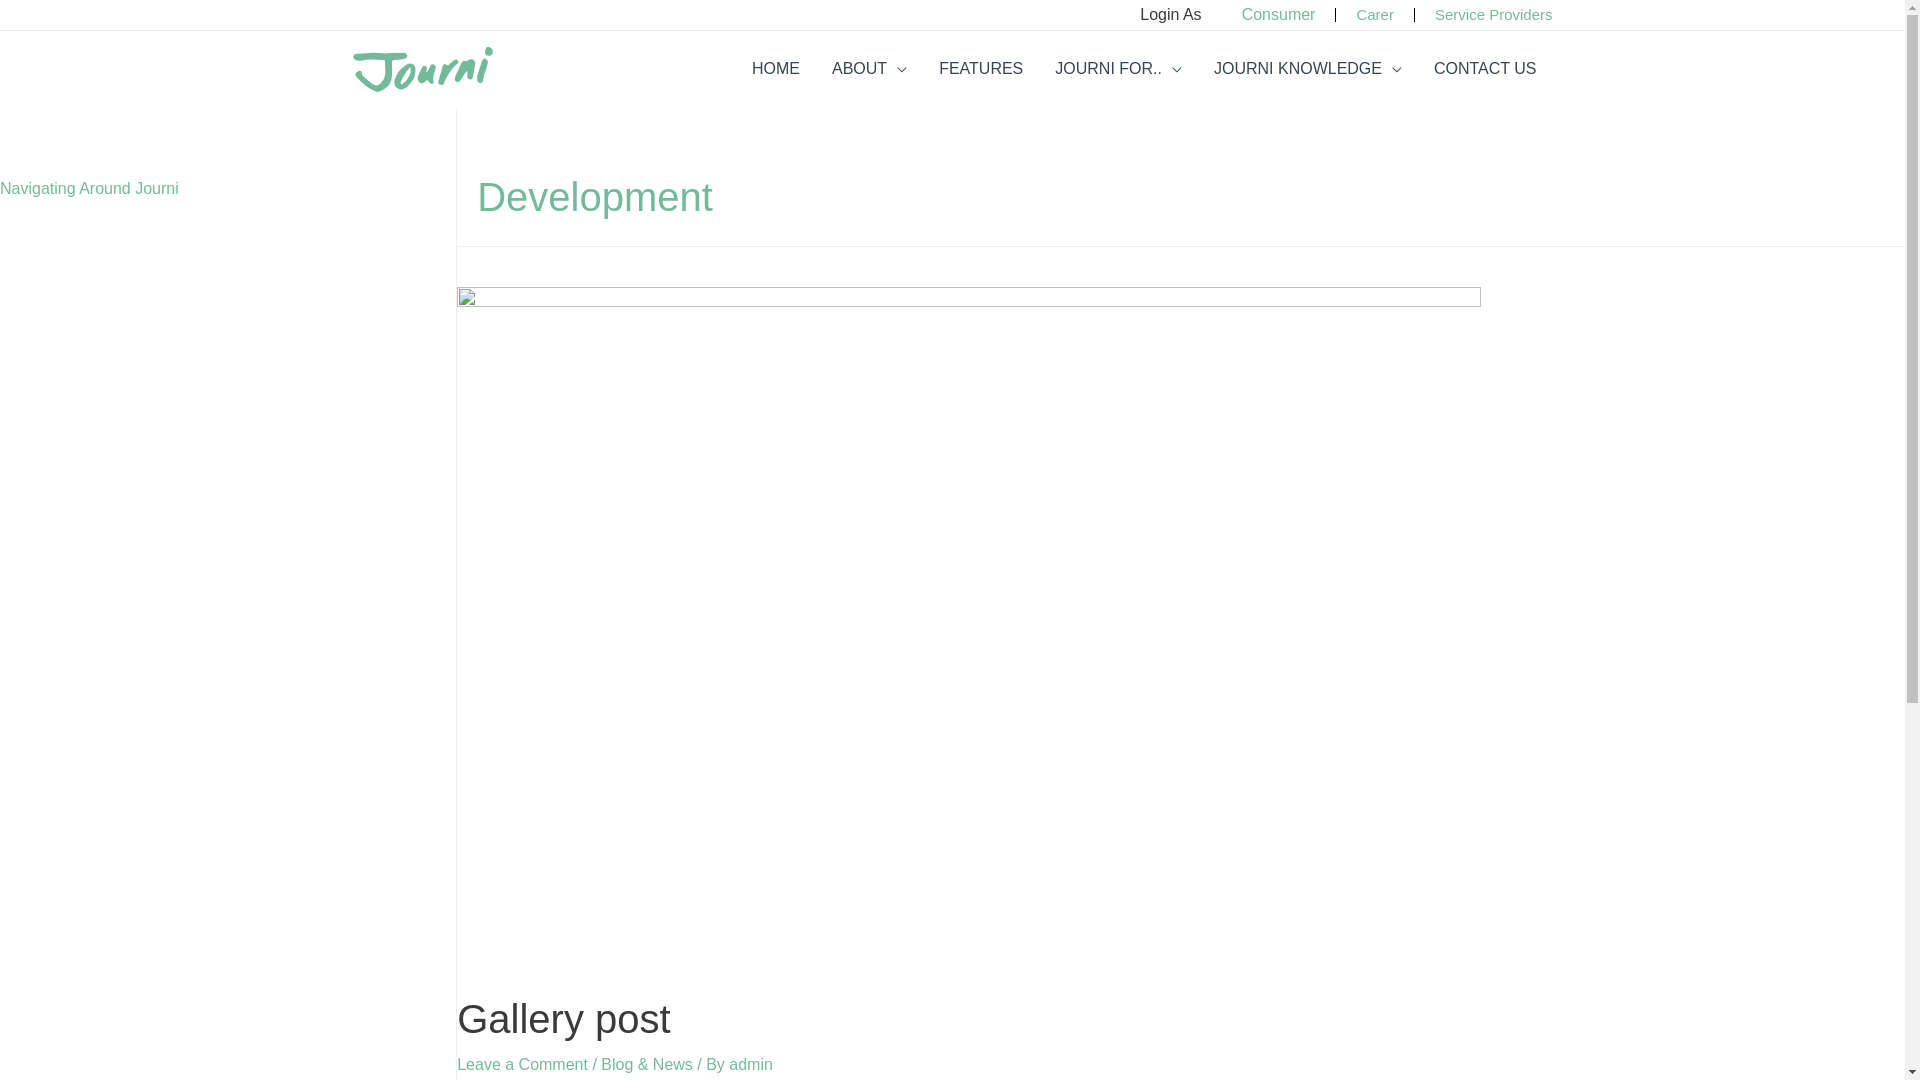  What do you see at coordinates (1198, 68) in the screenshot?
I see `'JOURNI KNOWLEDGE'` at bounding box center [1198, 68].